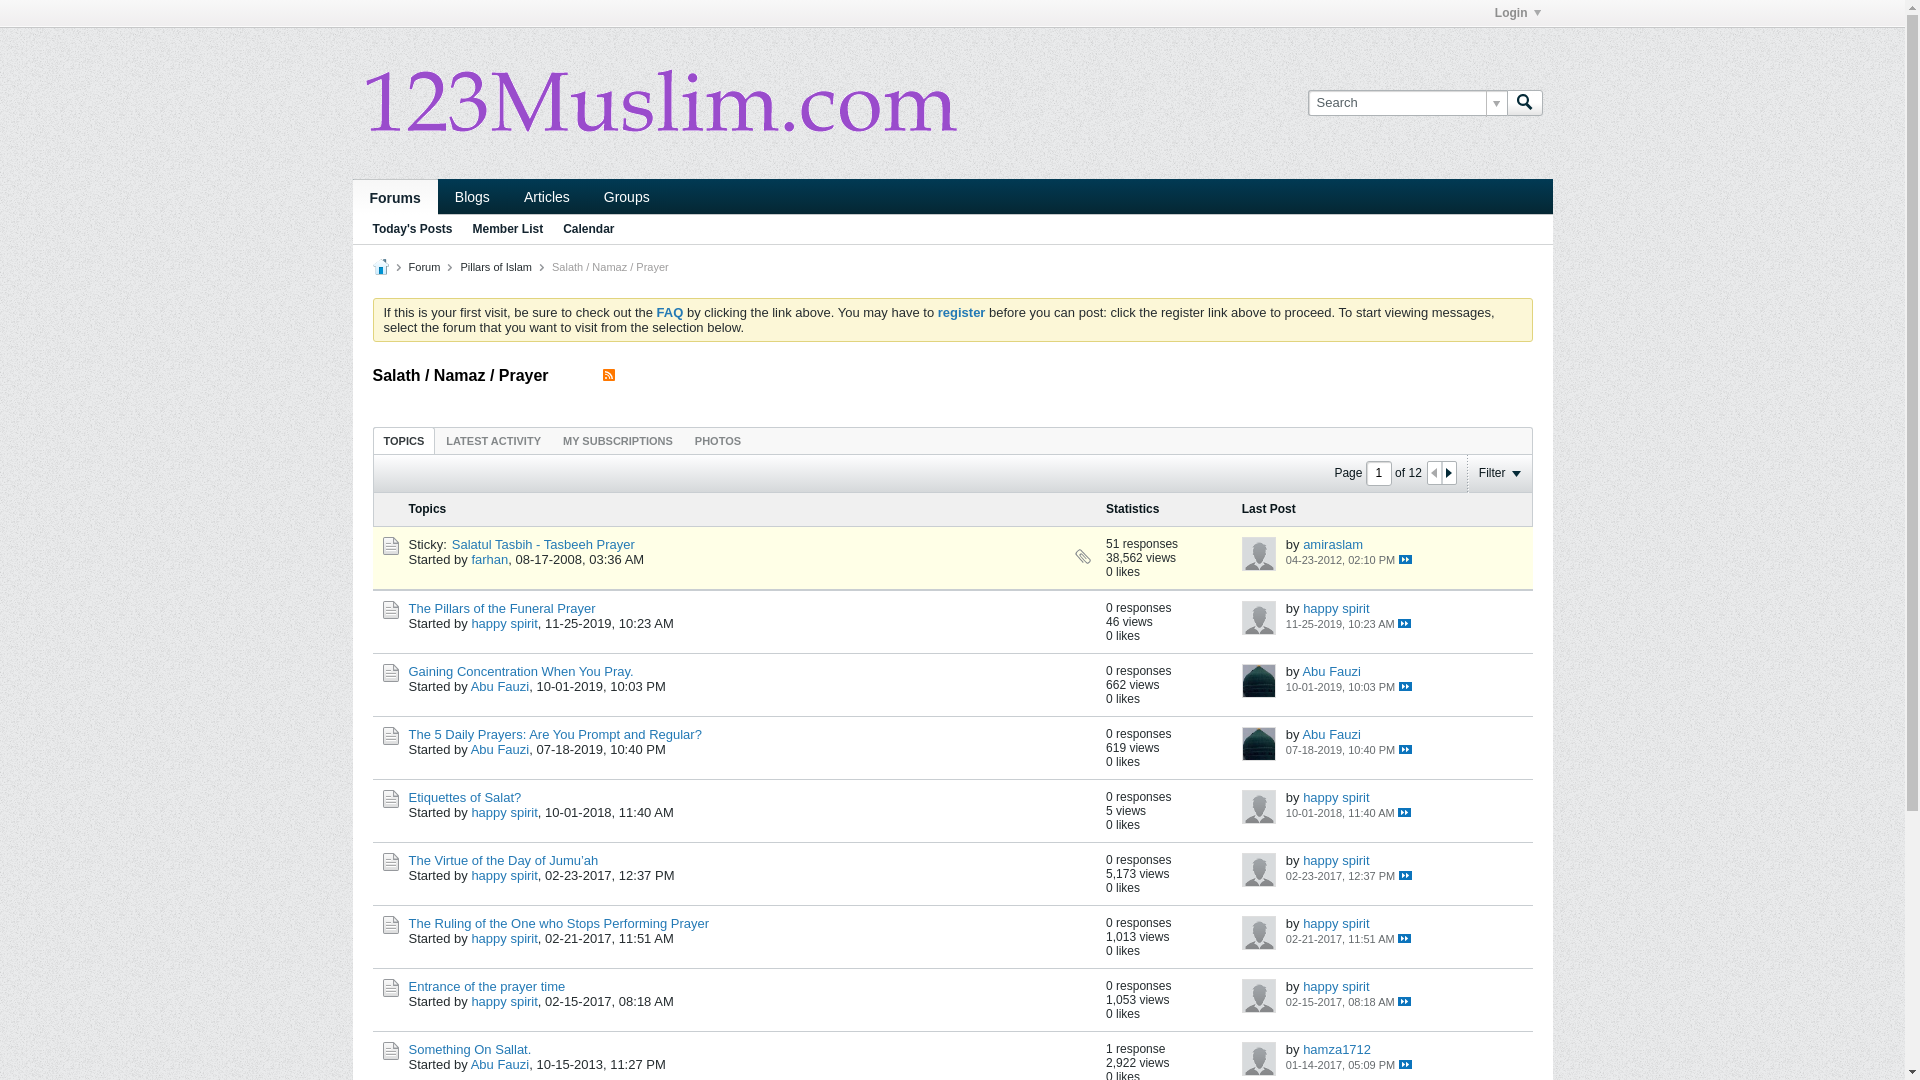  Describe the element at coordinates (547, 196) in the screenshot. I see `'Articles'` at that location.